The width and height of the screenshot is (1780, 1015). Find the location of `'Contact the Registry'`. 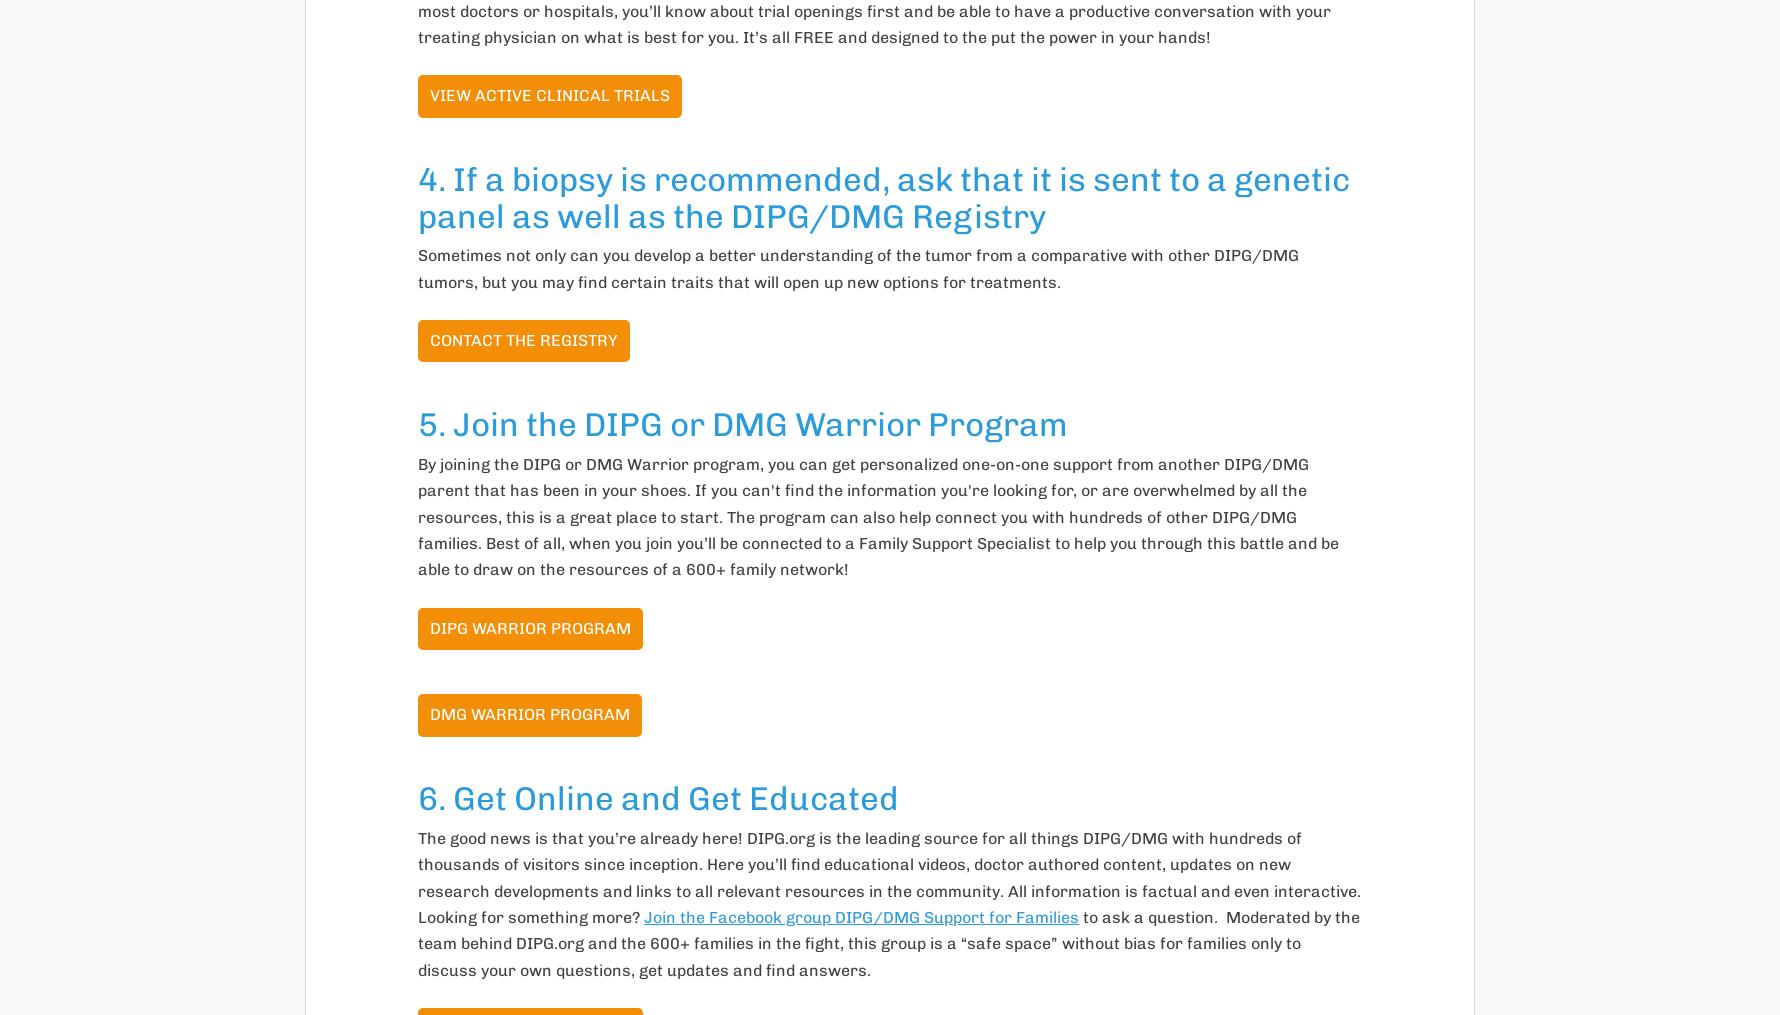

'Contact the Registry' is located at coordinates (523, 339).